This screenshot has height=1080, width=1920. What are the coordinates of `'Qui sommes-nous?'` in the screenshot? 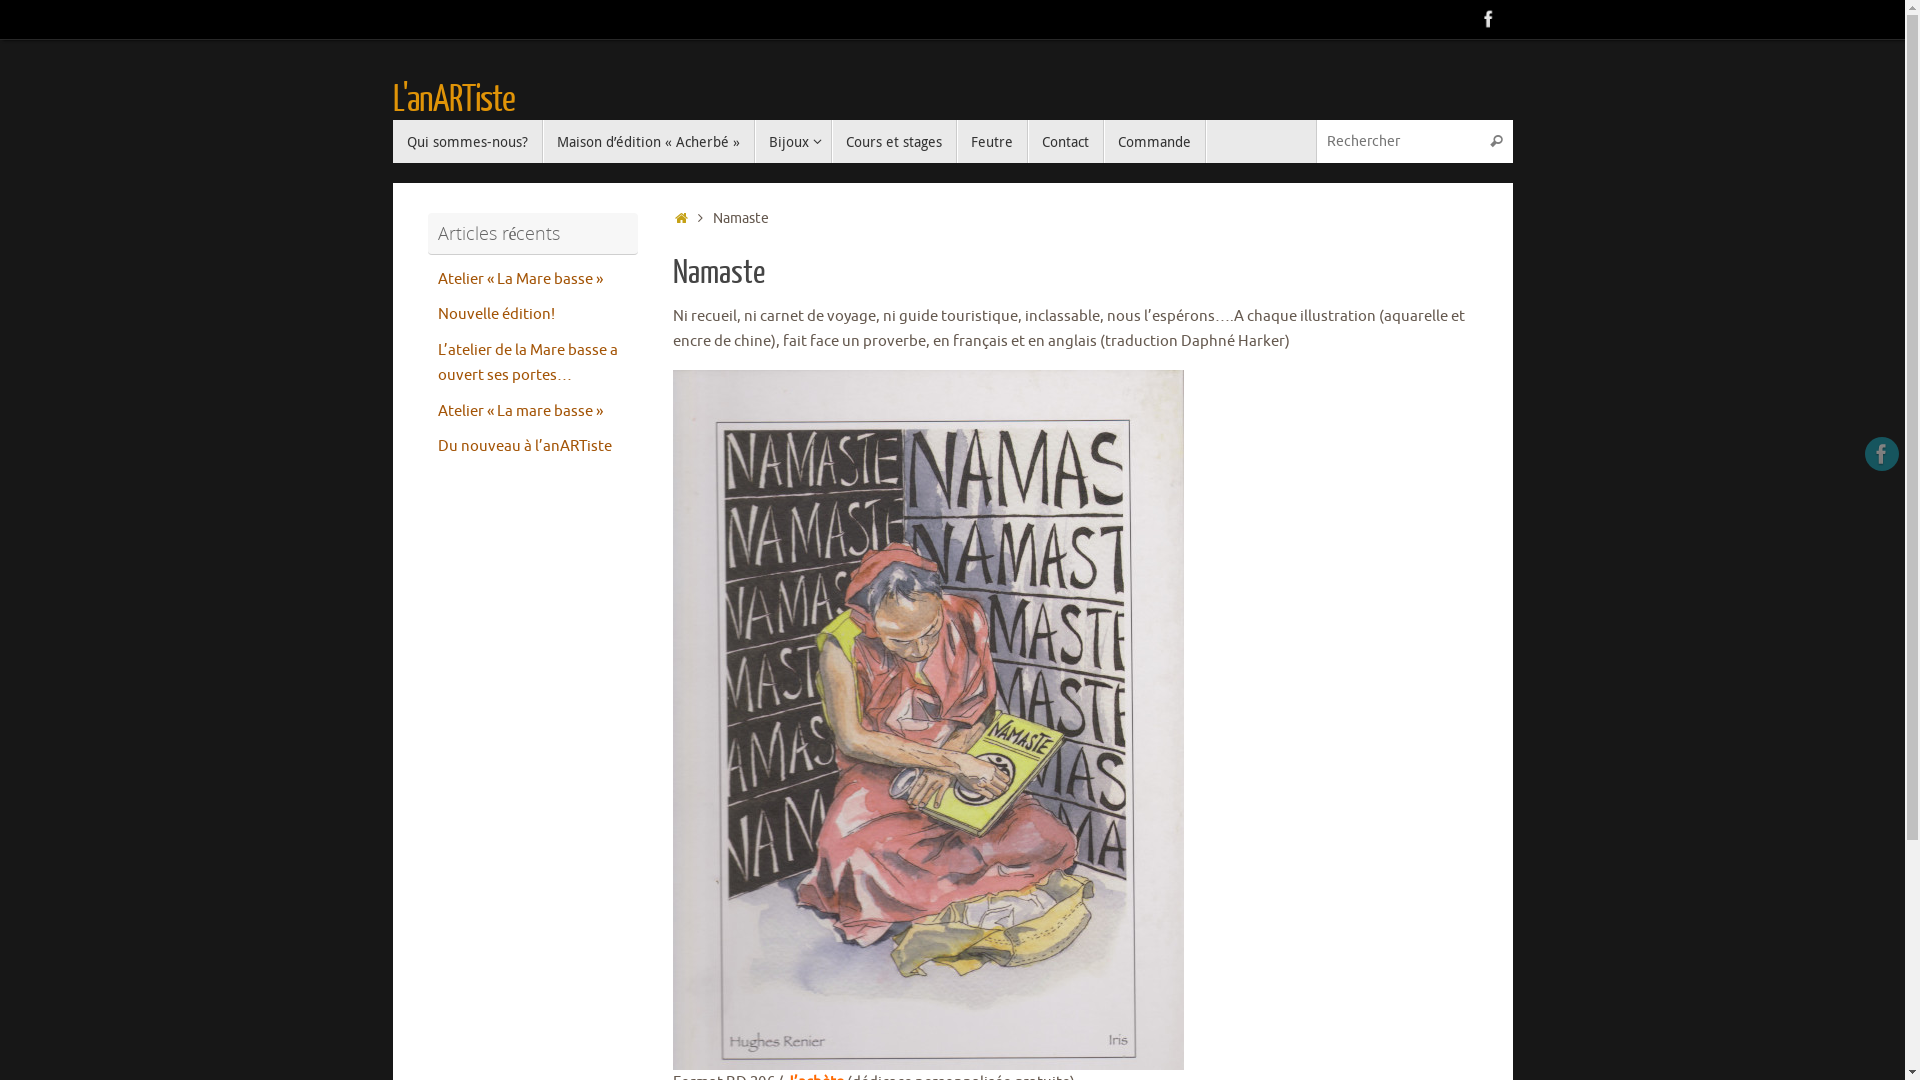 It's located at (465, 140).